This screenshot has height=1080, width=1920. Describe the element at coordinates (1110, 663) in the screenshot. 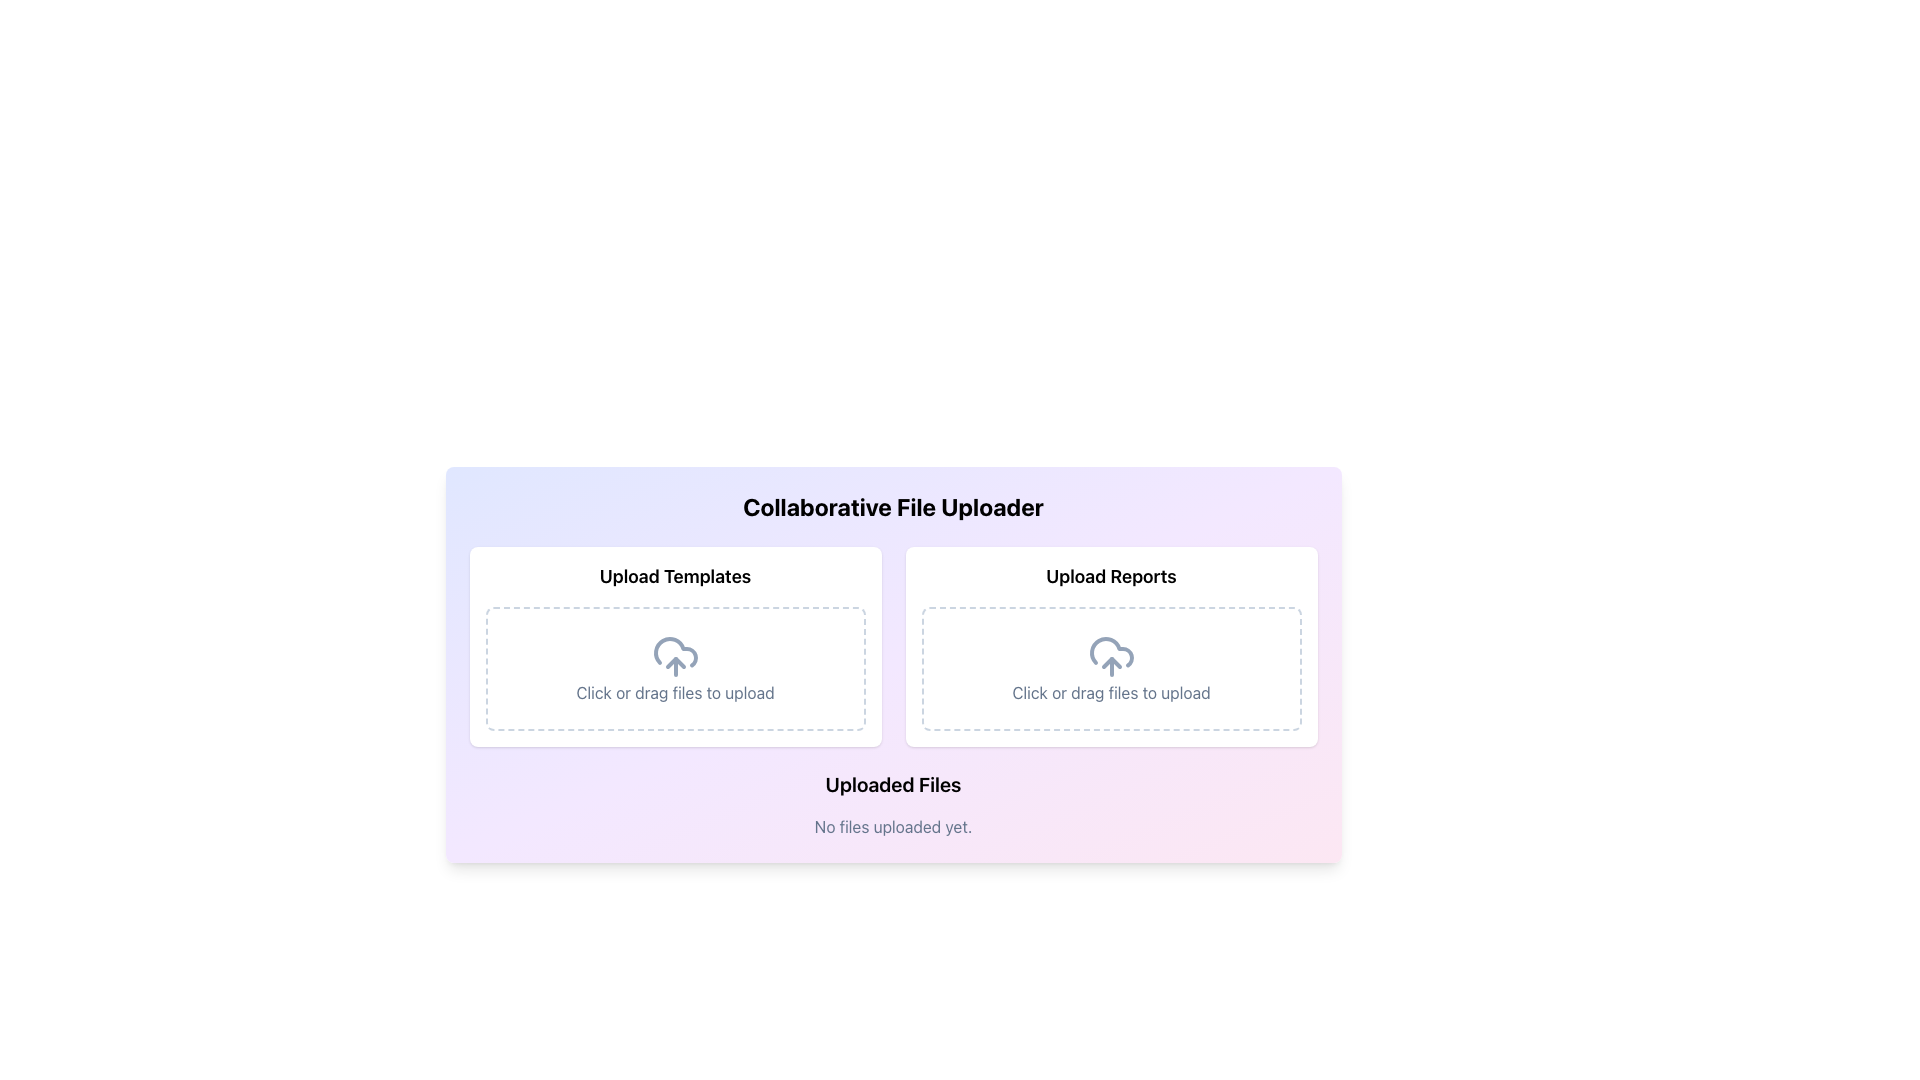

I see `the upward-pointing arrow icon within the cloud graphic, which is part of the 'Upload Reports' section` at that location.